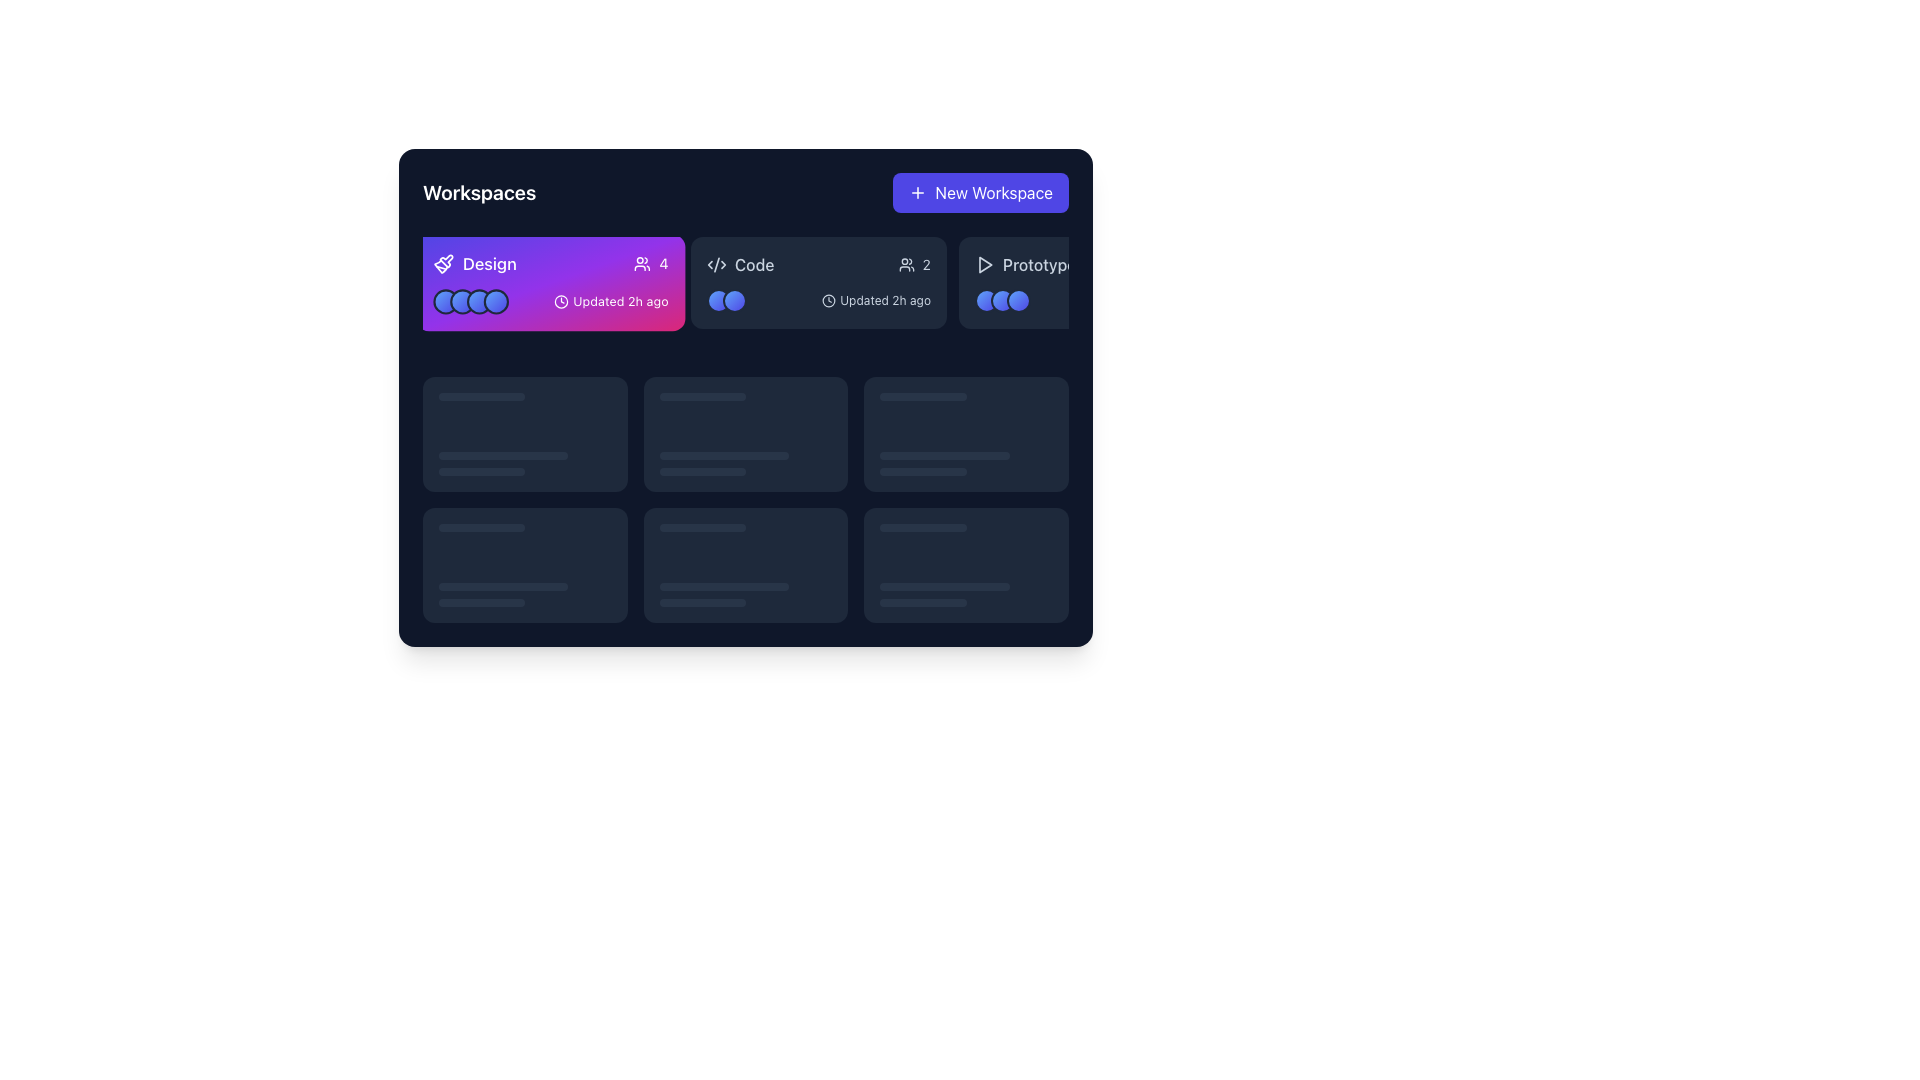 Image resolution: width=1920 pixels, height=1080 pixels. Describe the element at coordinates (913, 264) in the screenshot. I see `the number of users displayed in the icon located in the upper-right area of the 'Code' workspace card header` at that location.